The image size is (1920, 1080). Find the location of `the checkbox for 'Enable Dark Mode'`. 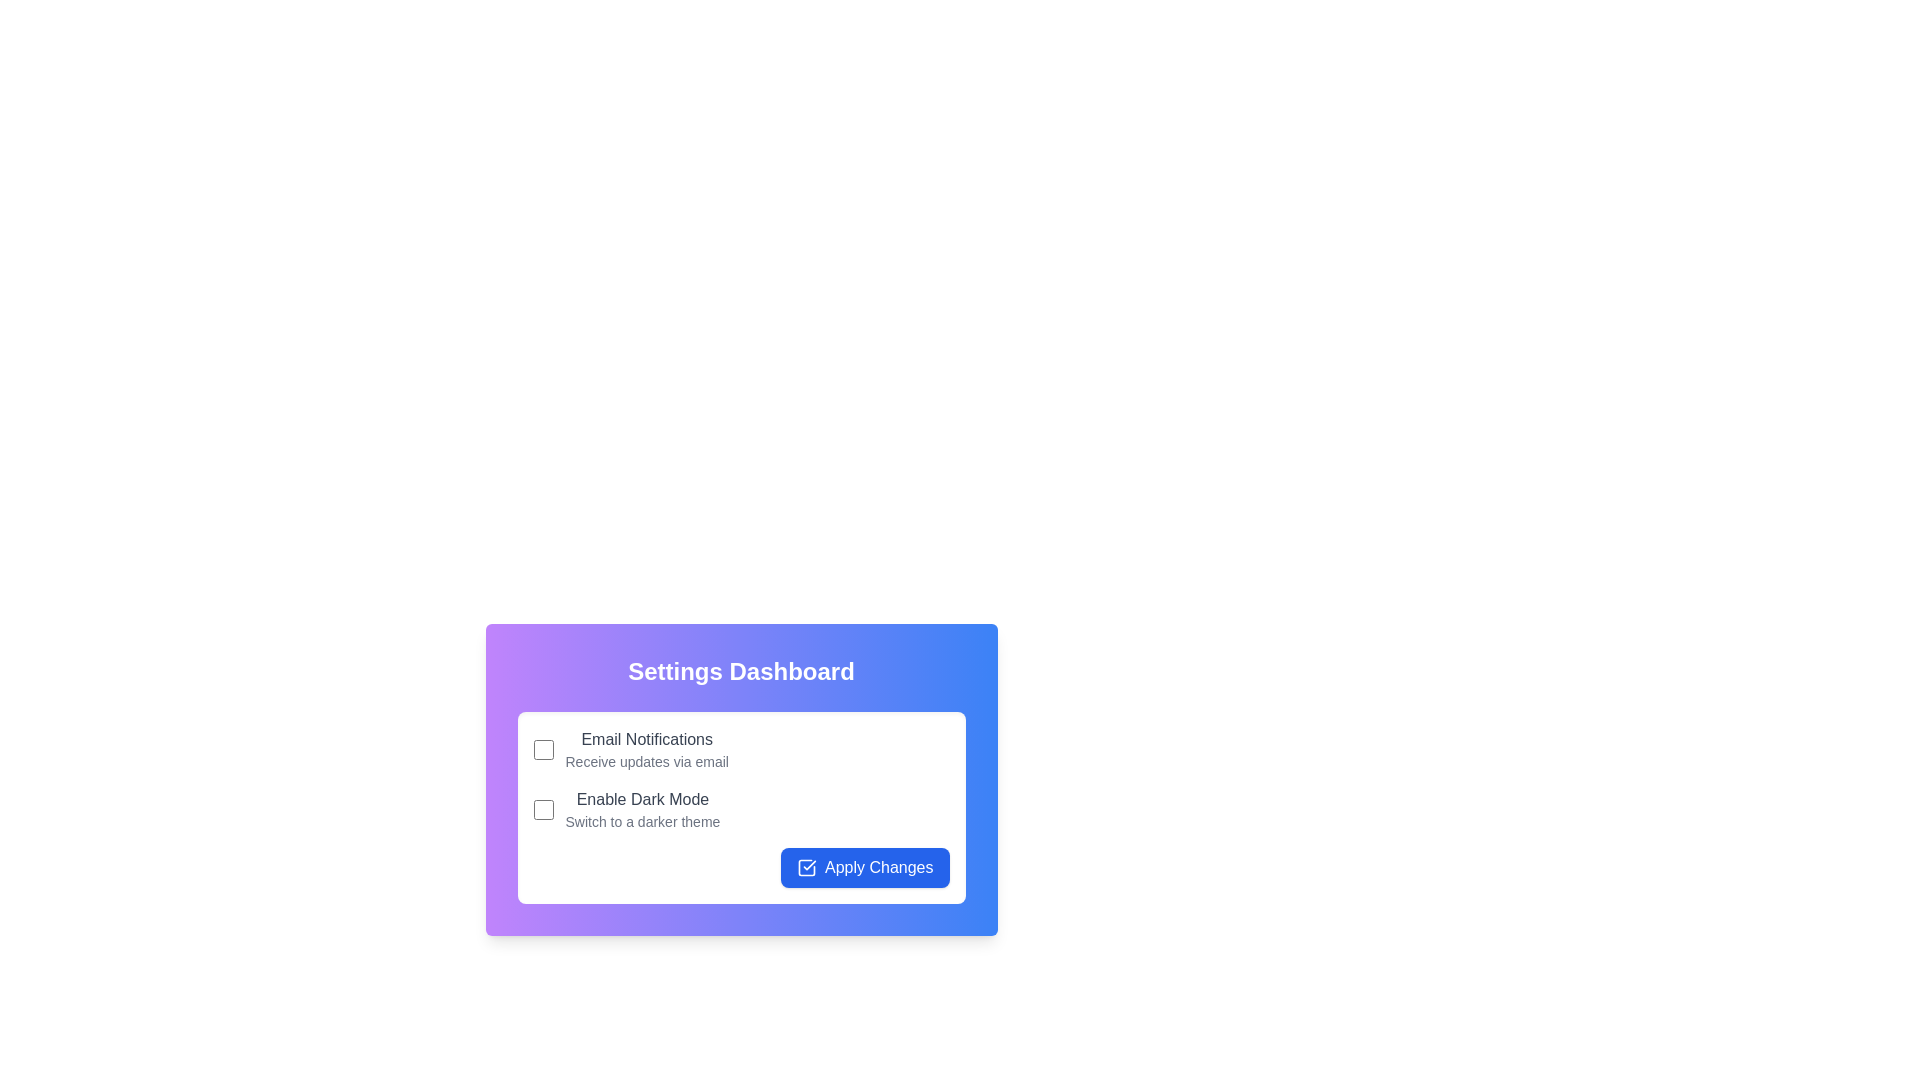

the checkbox for 'Enable Dark Mode' is located at coordinates (740, 810).